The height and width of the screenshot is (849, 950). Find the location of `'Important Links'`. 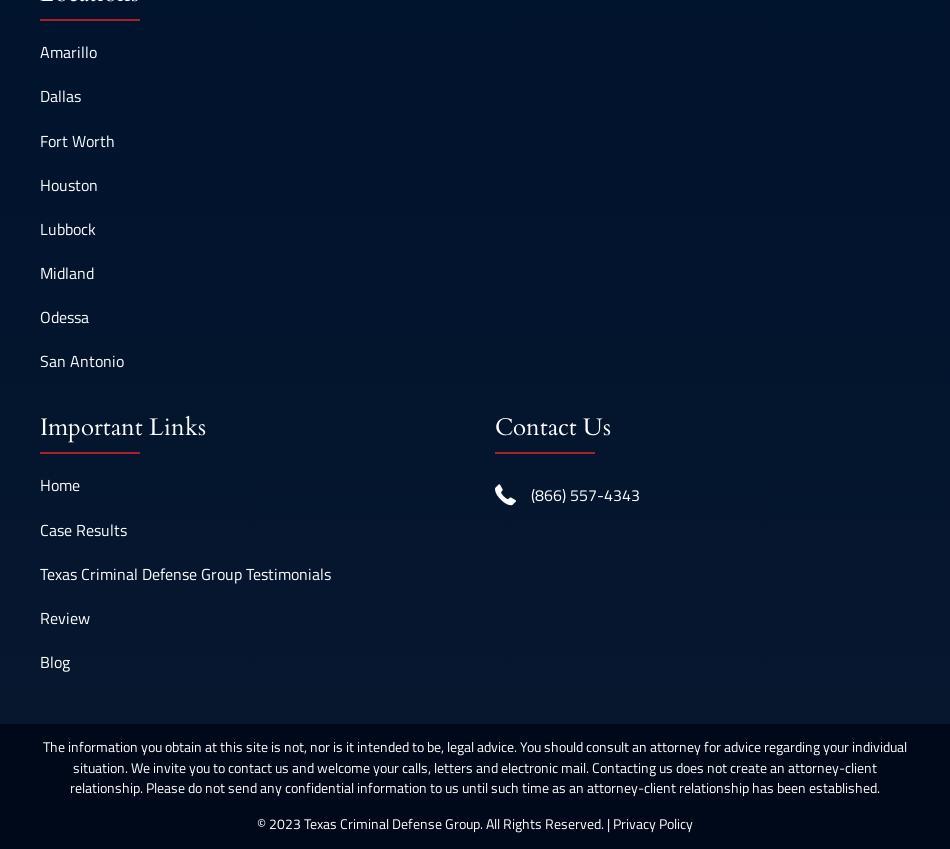

'Important Links' is located at coordinates (39, 426).